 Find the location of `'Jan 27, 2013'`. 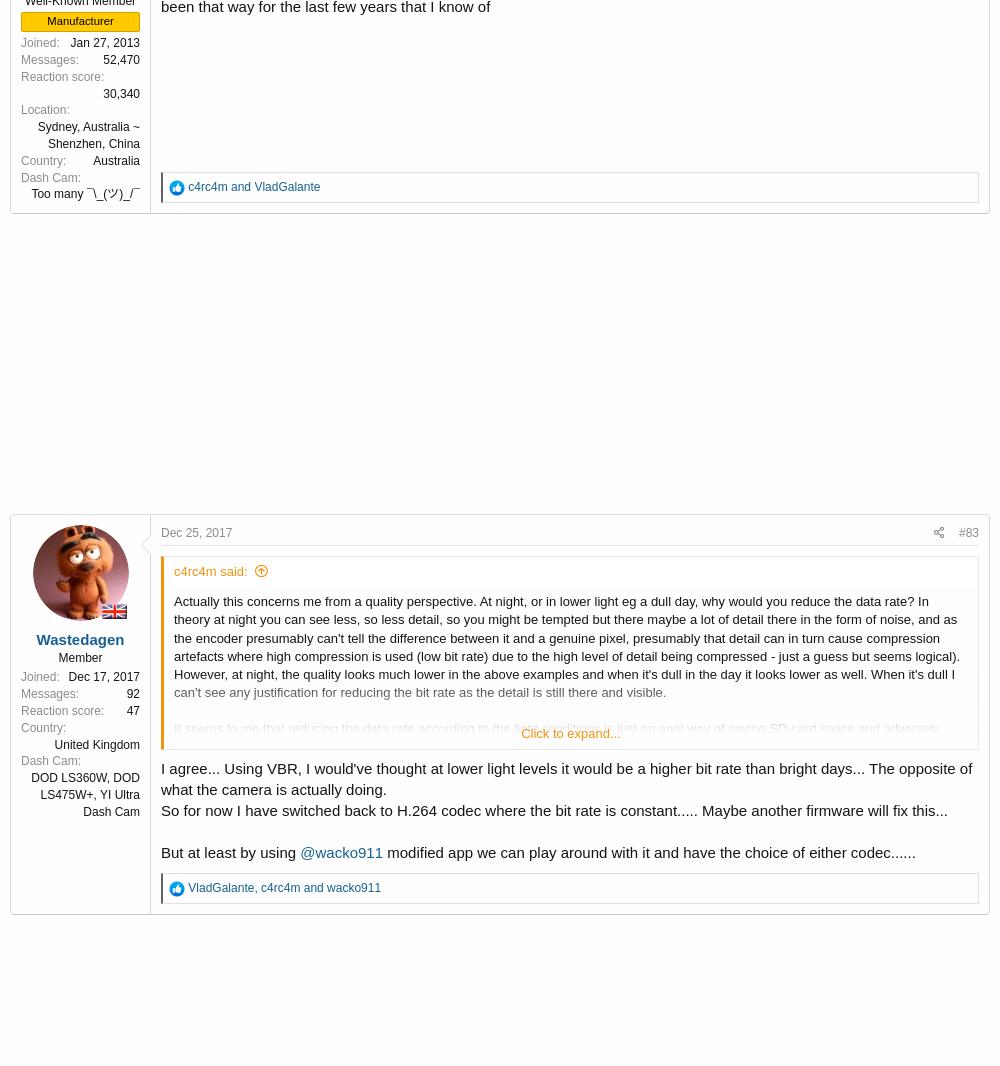

'Jan 27, 2013' is located at coordinates (104, 41).